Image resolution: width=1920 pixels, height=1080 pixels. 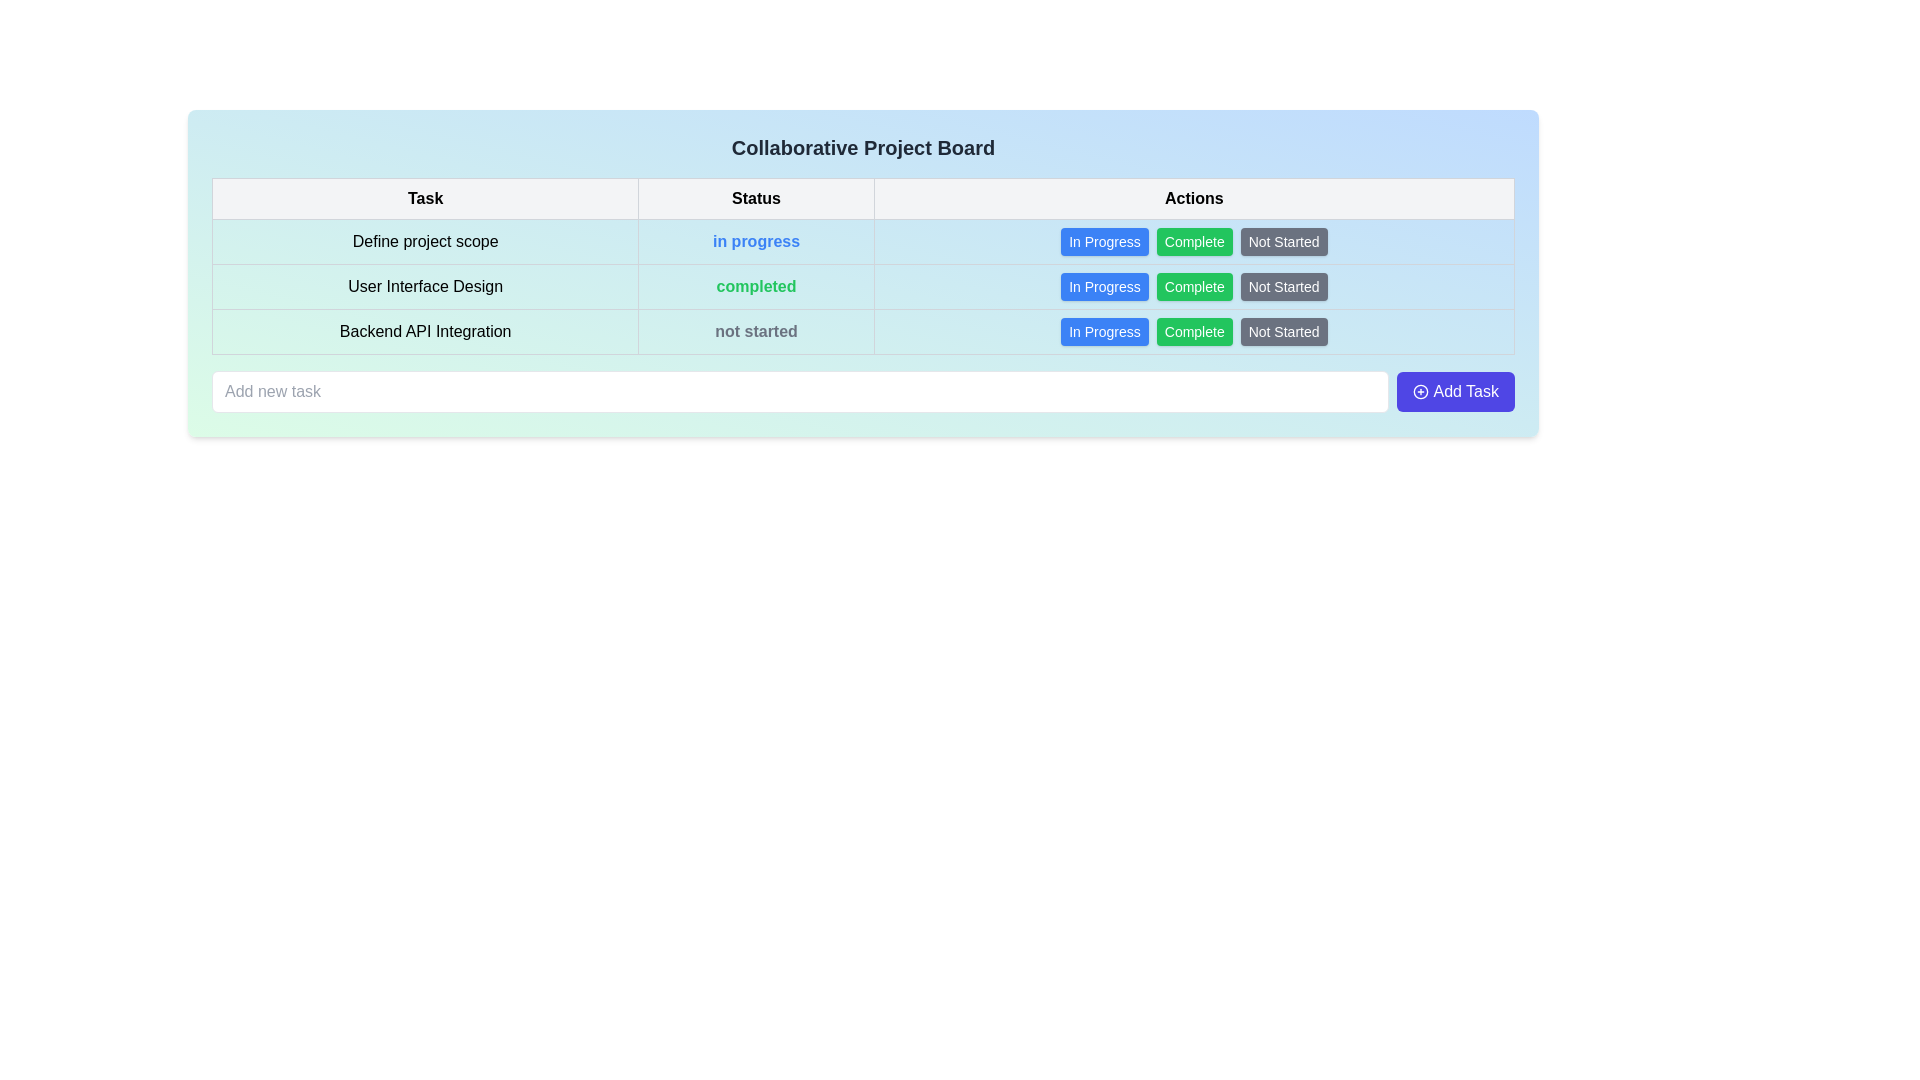 I want to click on the green 'Complete' button with rounded corners in the 'Actions' column of the 'User Interface Design' table row, so click(x=1194, y=286).